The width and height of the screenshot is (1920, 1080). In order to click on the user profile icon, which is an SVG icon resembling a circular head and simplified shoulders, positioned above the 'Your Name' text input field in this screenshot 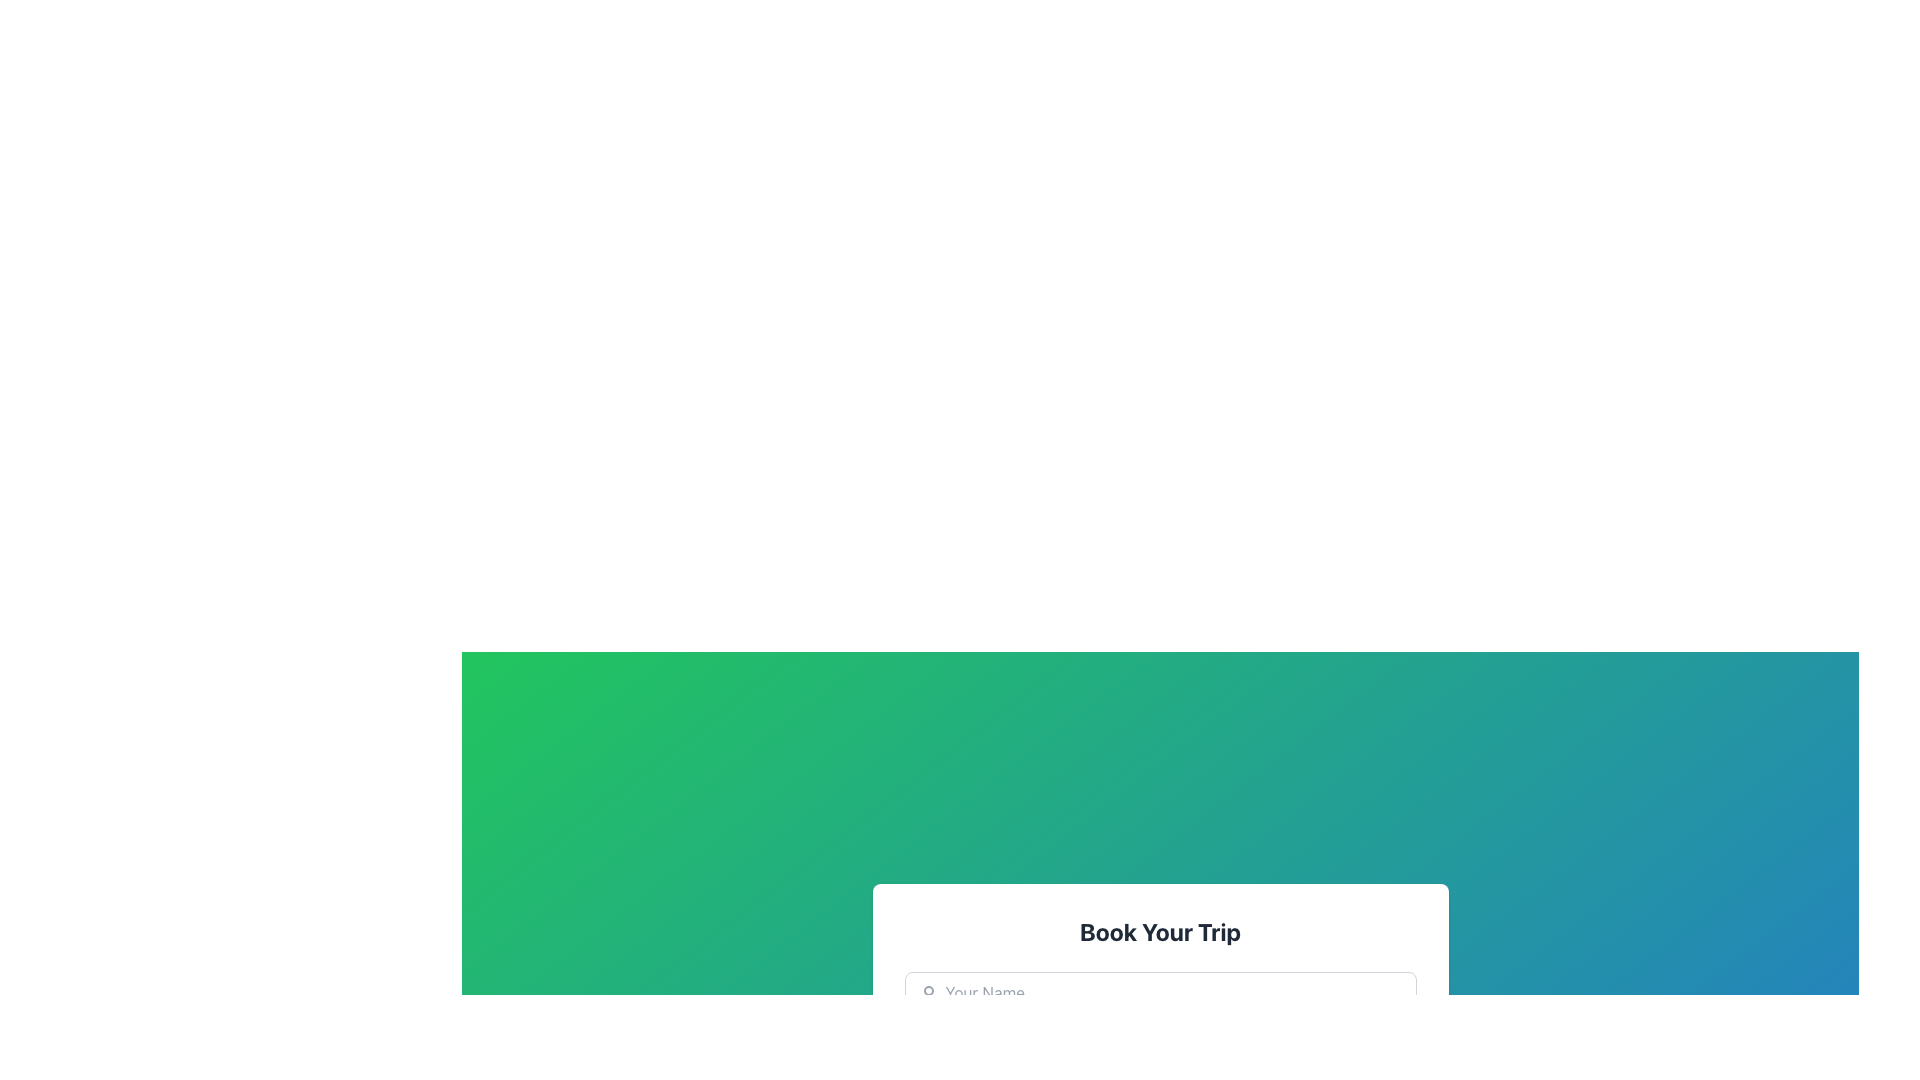, I will do `click(927, 995)`.